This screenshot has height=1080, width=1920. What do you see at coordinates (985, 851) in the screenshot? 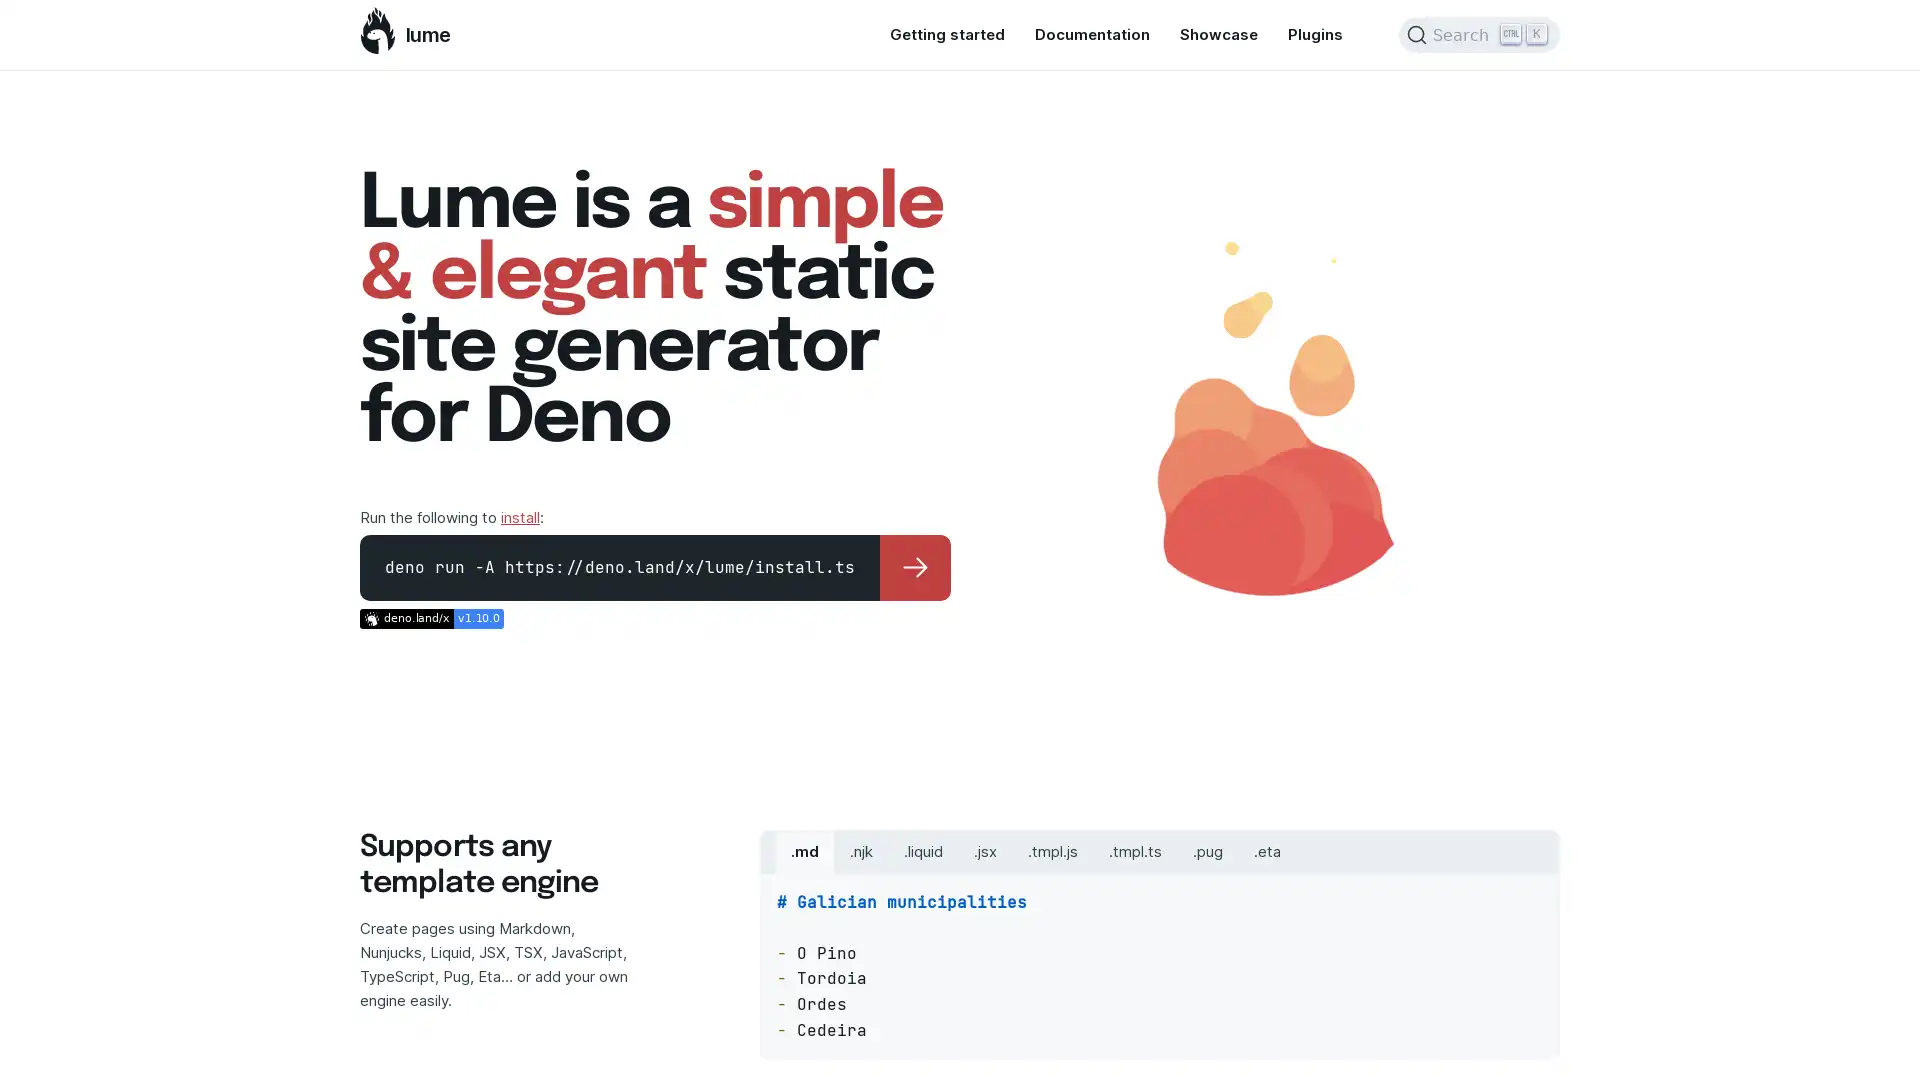
I see `.jsx` at bounding box center [985, 851].